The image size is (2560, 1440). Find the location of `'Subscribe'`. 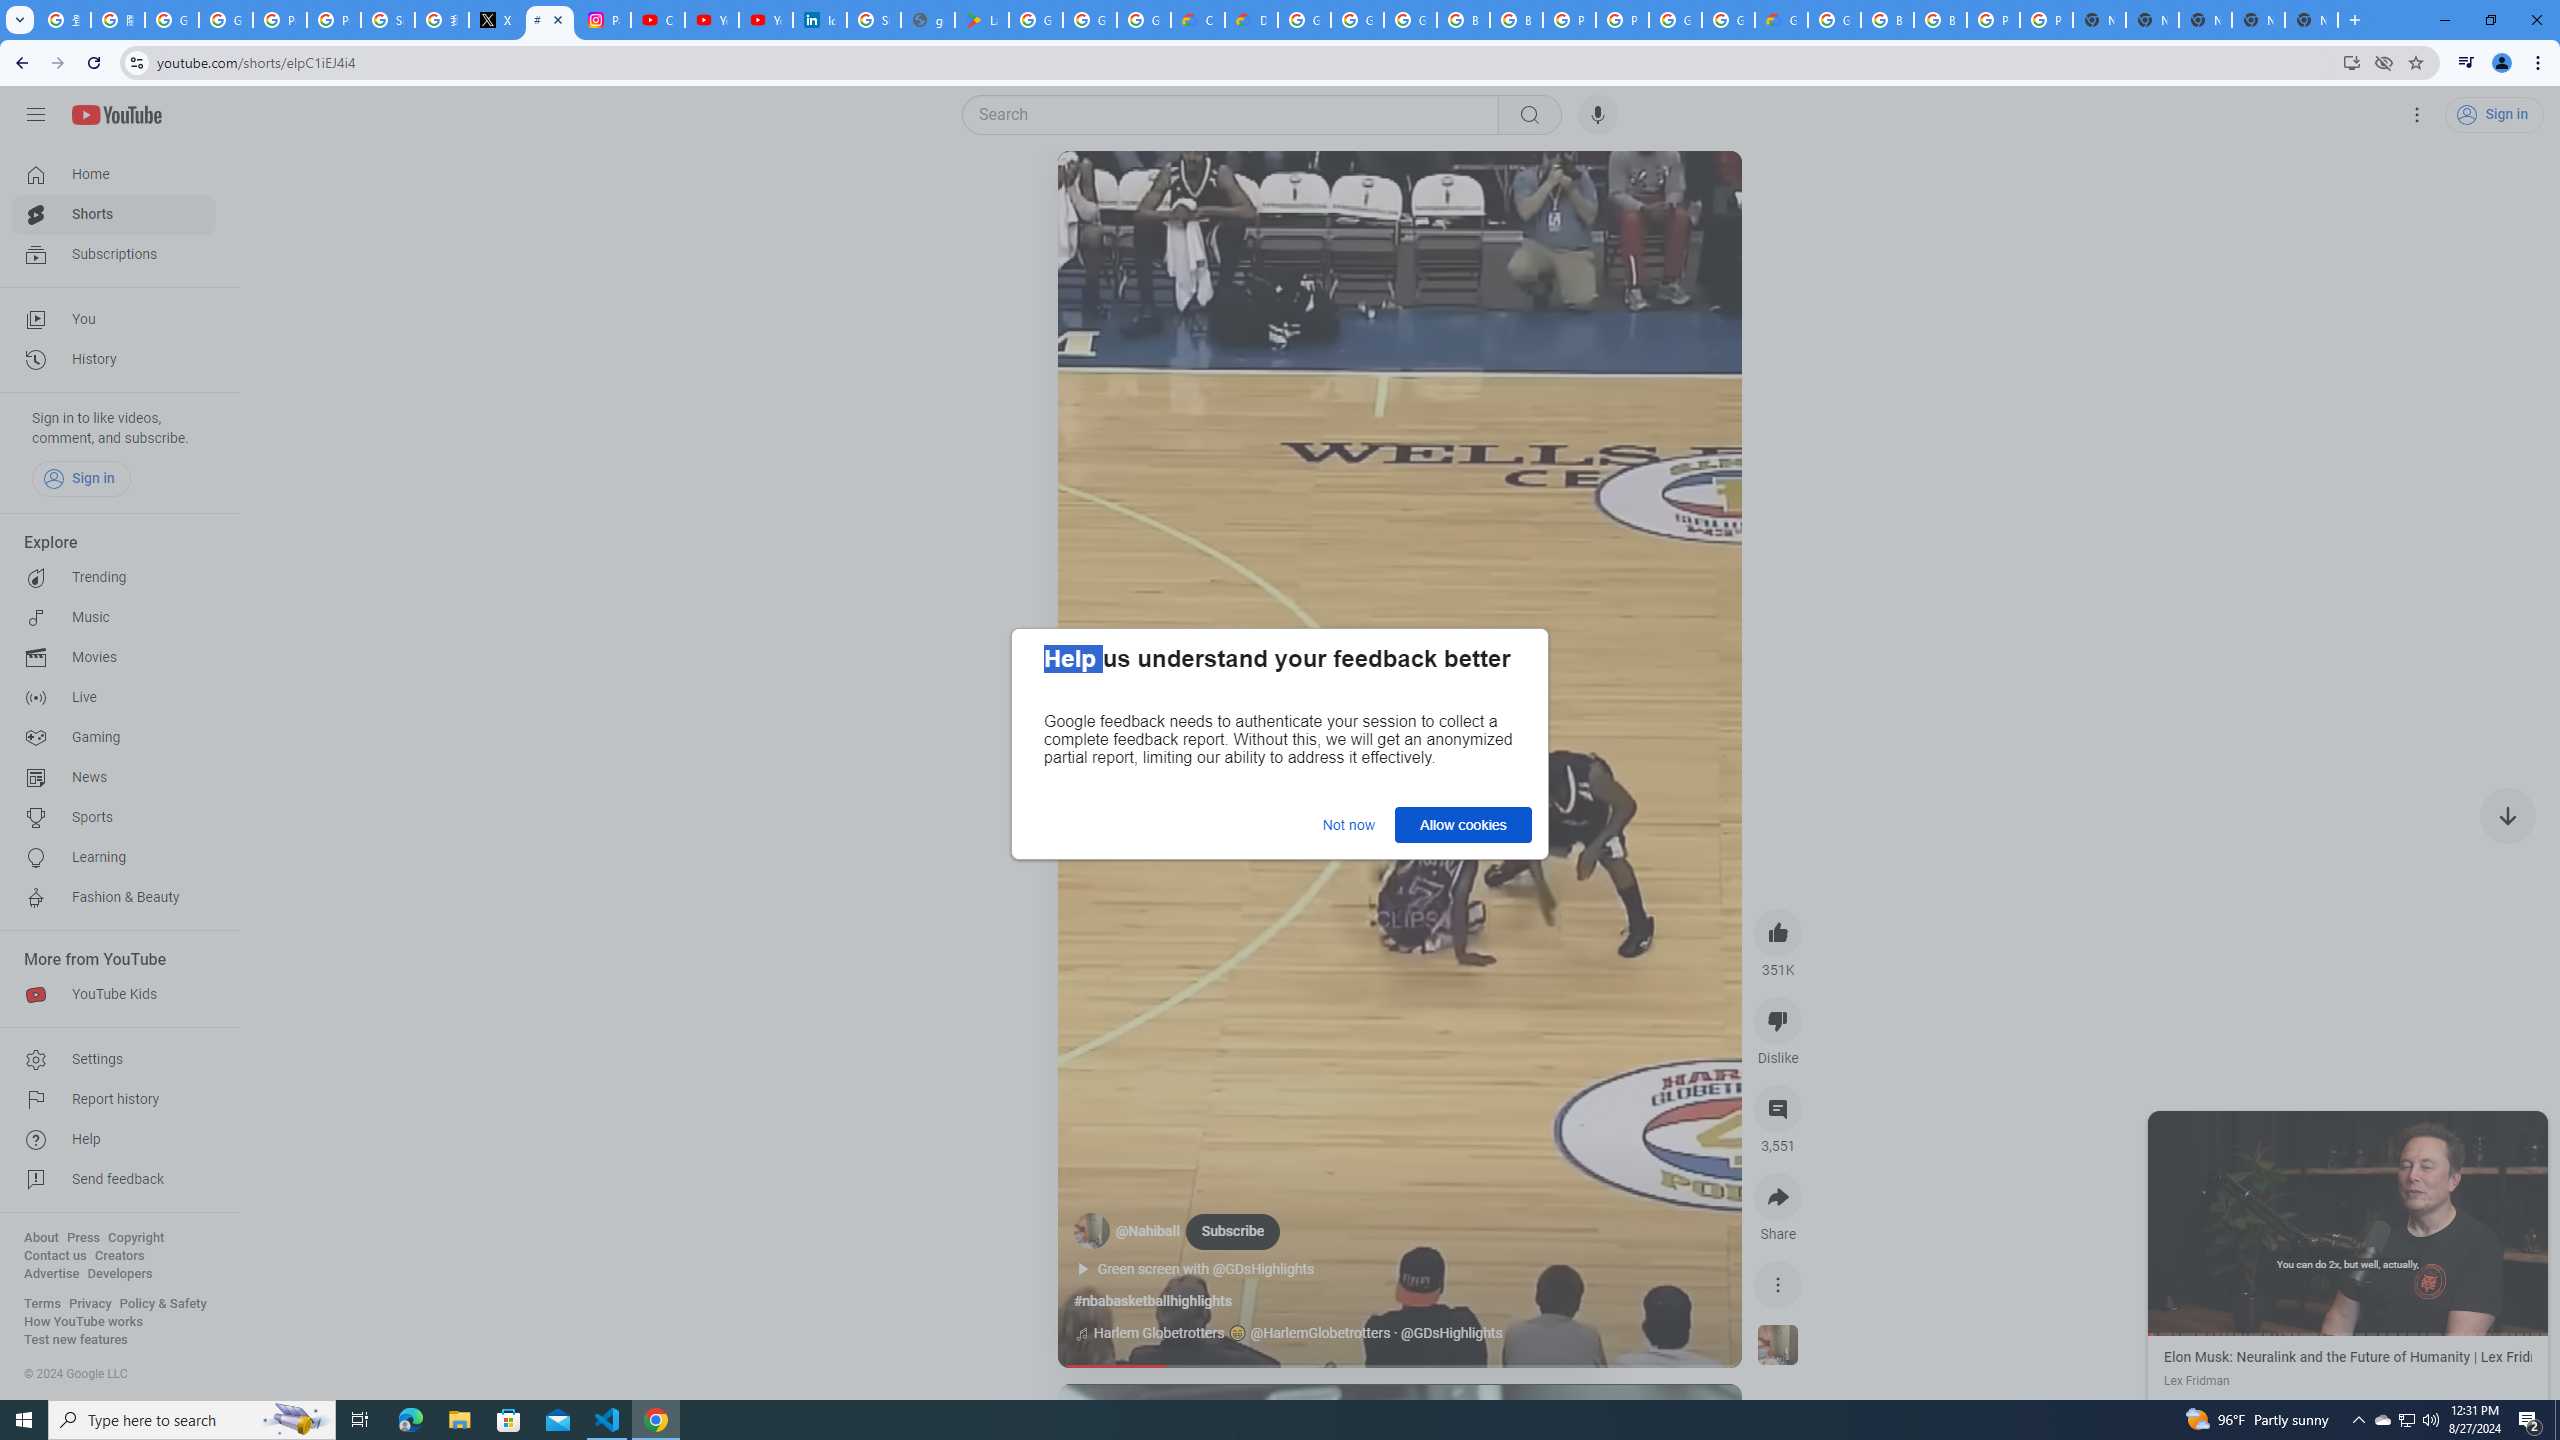

'Subscribe' is located at coordinates (1231, 1230).